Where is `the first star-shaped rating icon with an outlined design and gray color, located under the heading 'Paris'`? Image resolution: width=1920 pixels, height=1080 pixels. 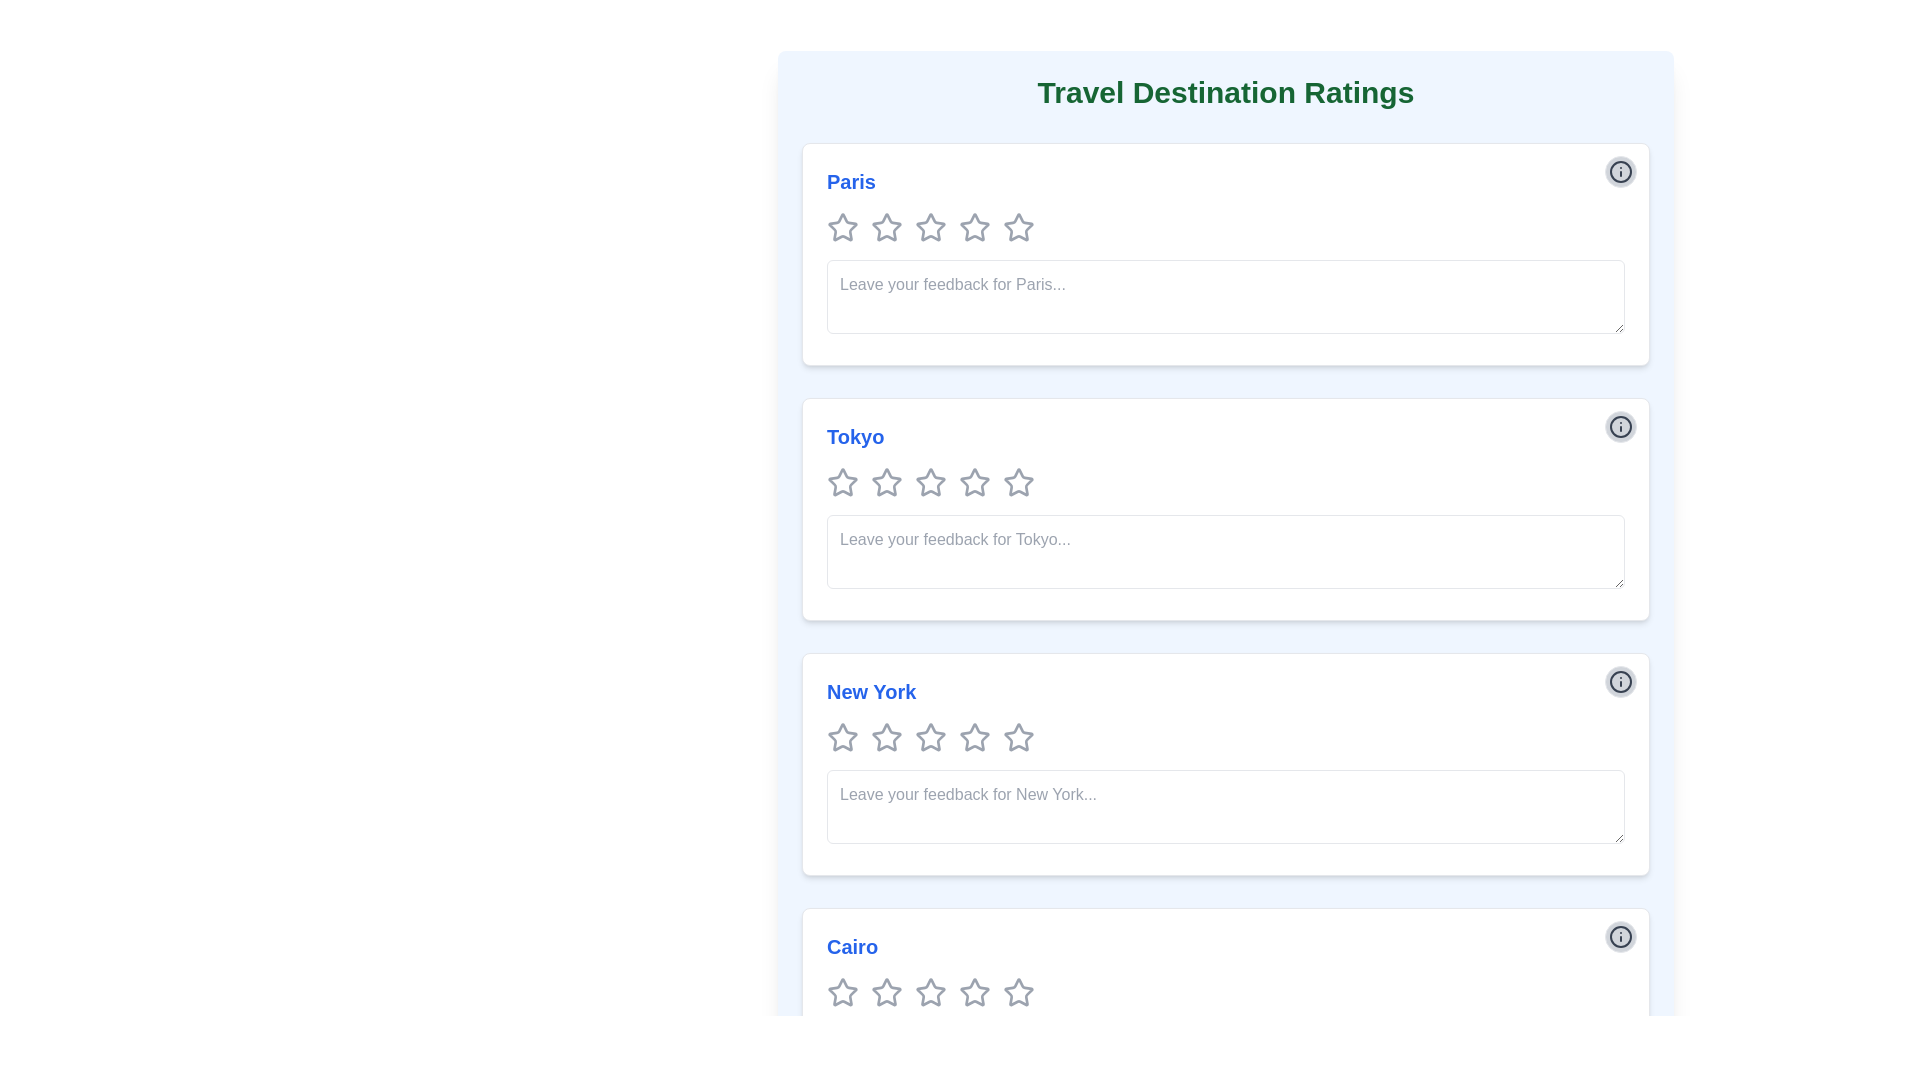
the first star-shaped rating icon with an outlined design and gray color, located under the heading 'Paris' is located at coordinates (843, 226).